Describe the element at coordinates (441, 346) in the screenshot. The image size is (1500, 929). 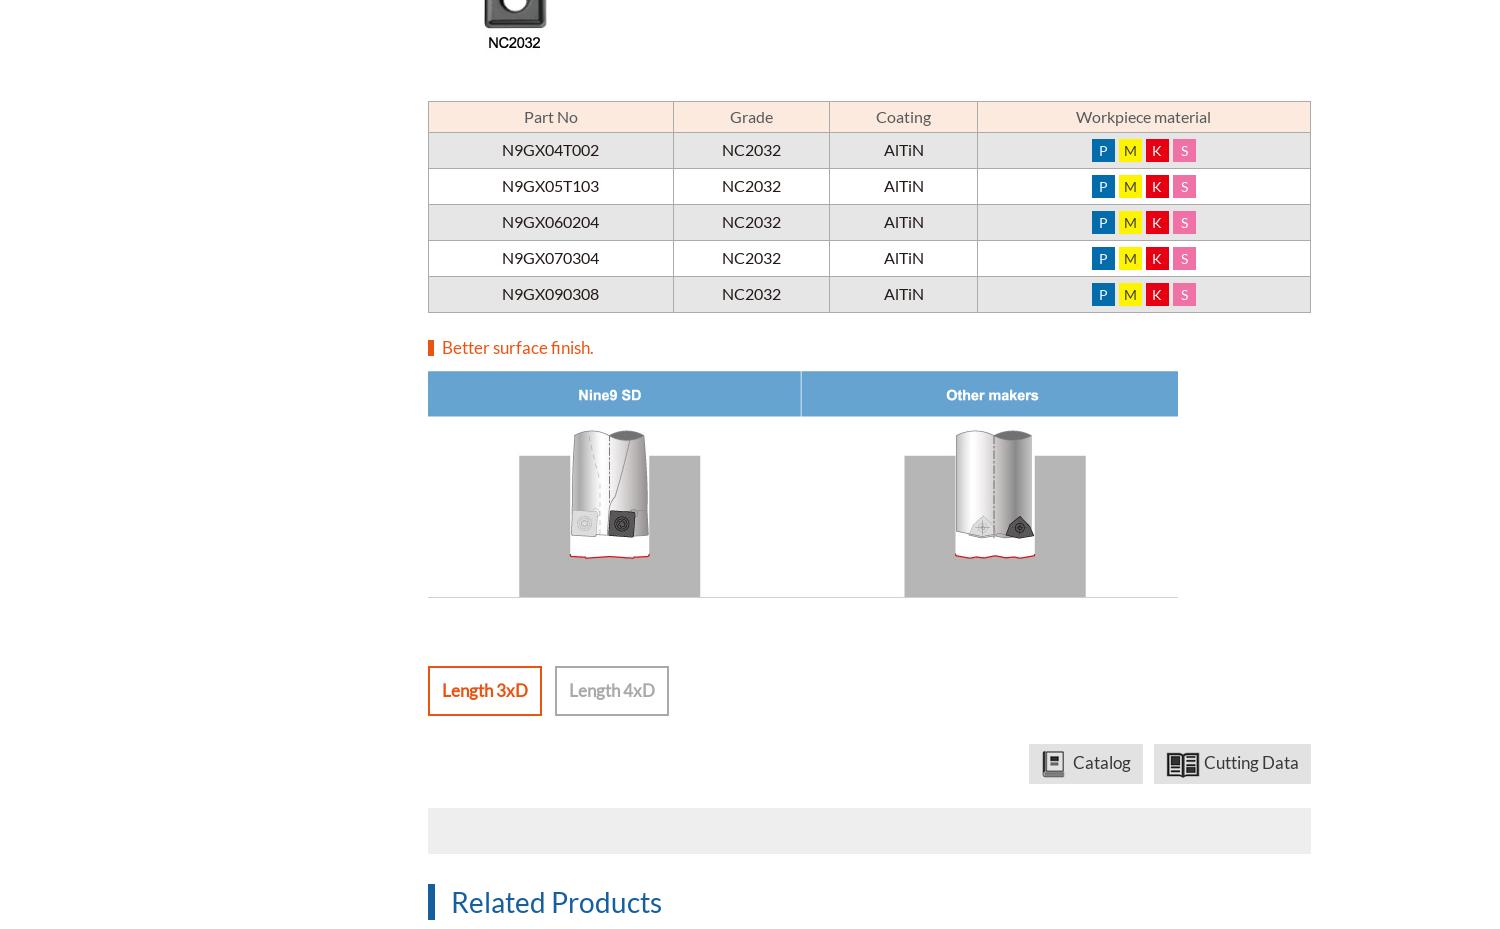
I see `'Better surface finish.'` at that location.